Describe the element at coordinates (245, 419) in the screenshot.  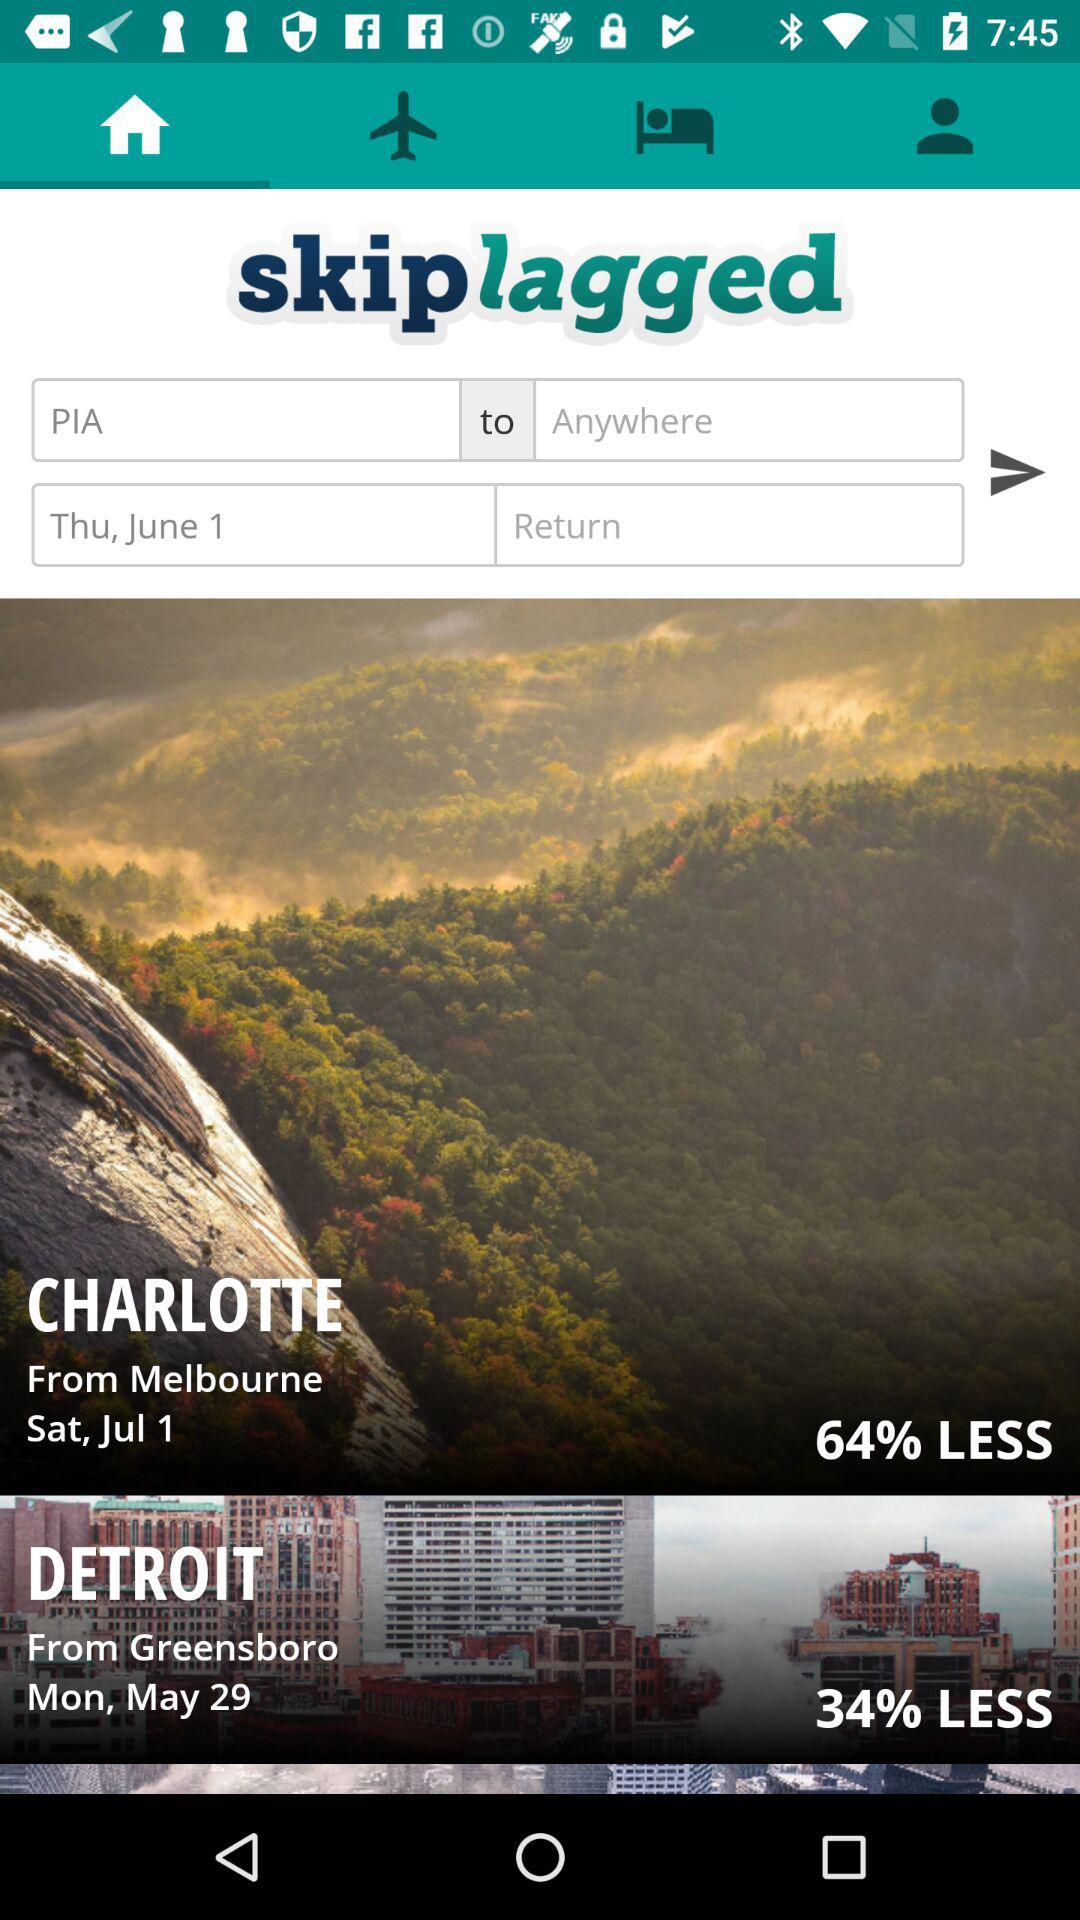
I see `the item to the left of the to item` at that location.